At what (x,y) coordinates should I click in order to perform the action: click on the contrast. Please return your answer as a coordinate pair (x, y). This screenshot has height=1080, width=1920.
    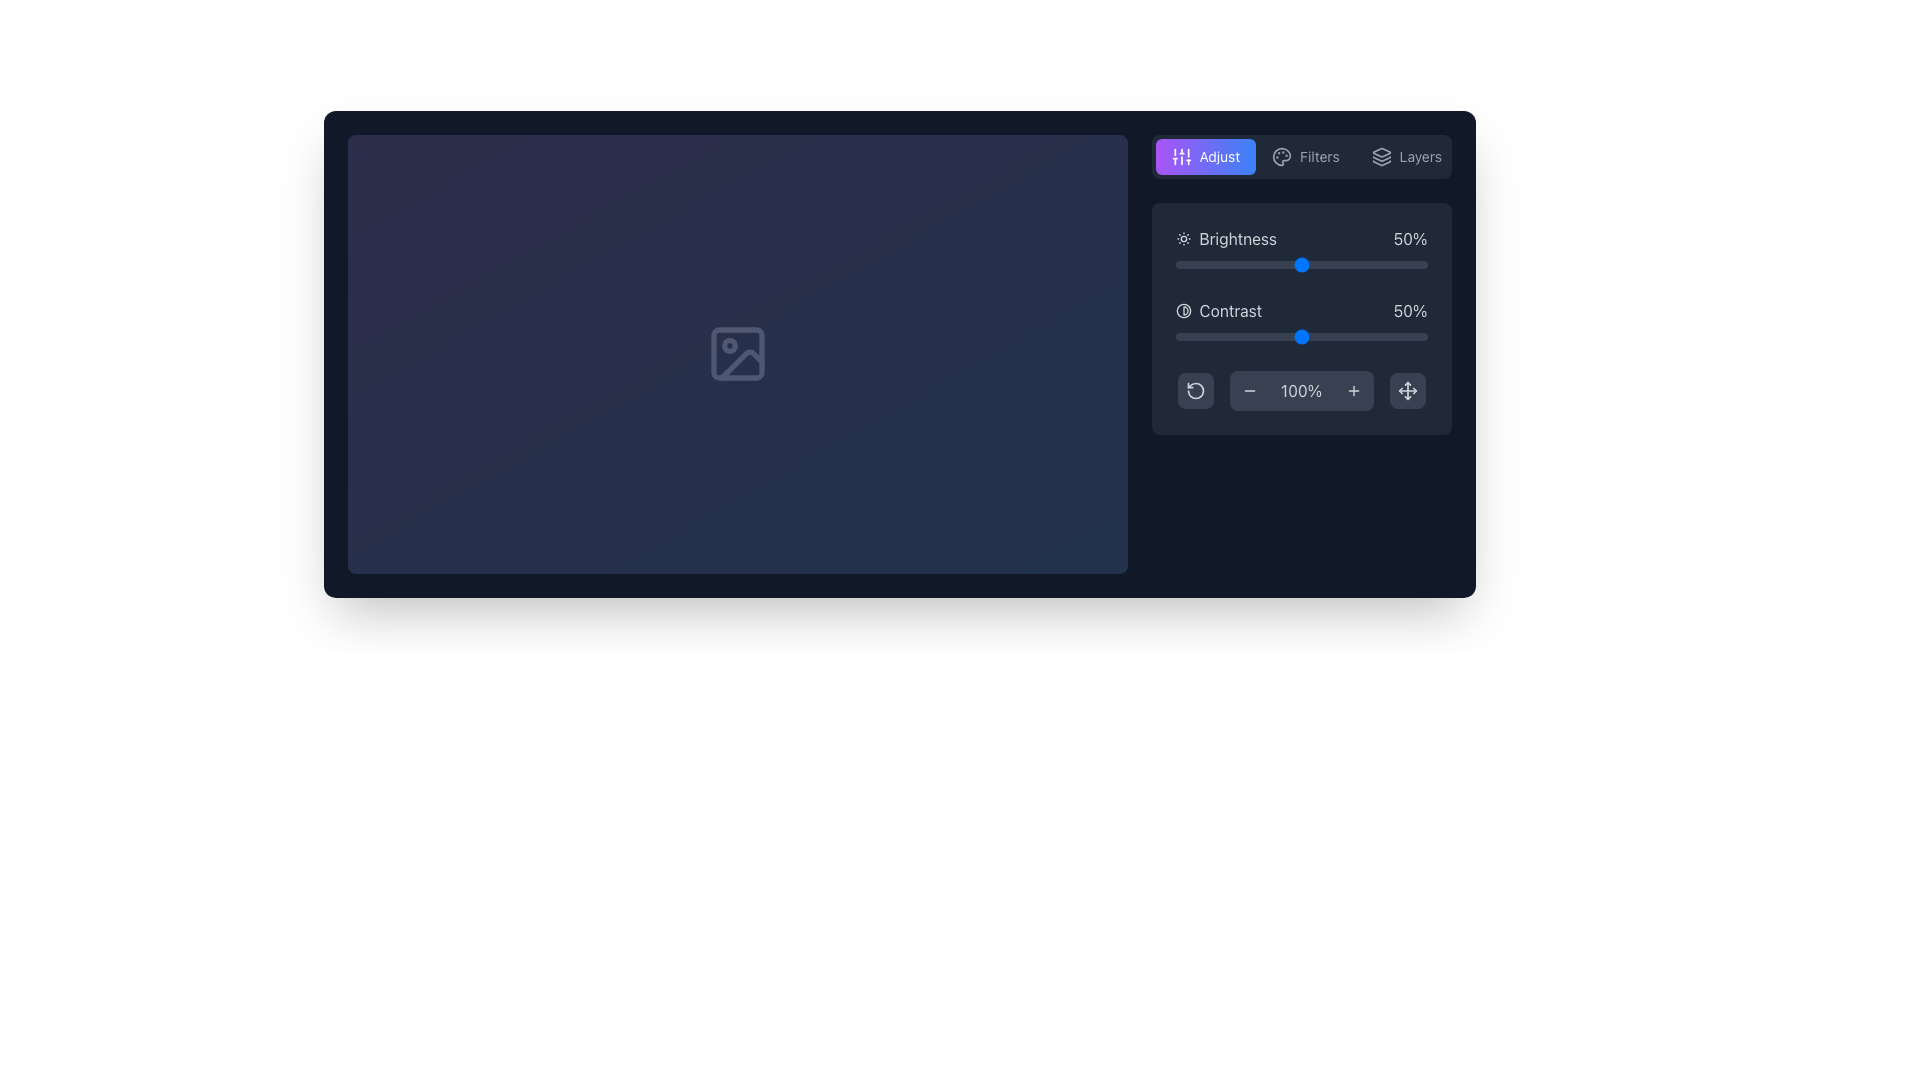
    Looking at the image, I should click on (1386, 335).